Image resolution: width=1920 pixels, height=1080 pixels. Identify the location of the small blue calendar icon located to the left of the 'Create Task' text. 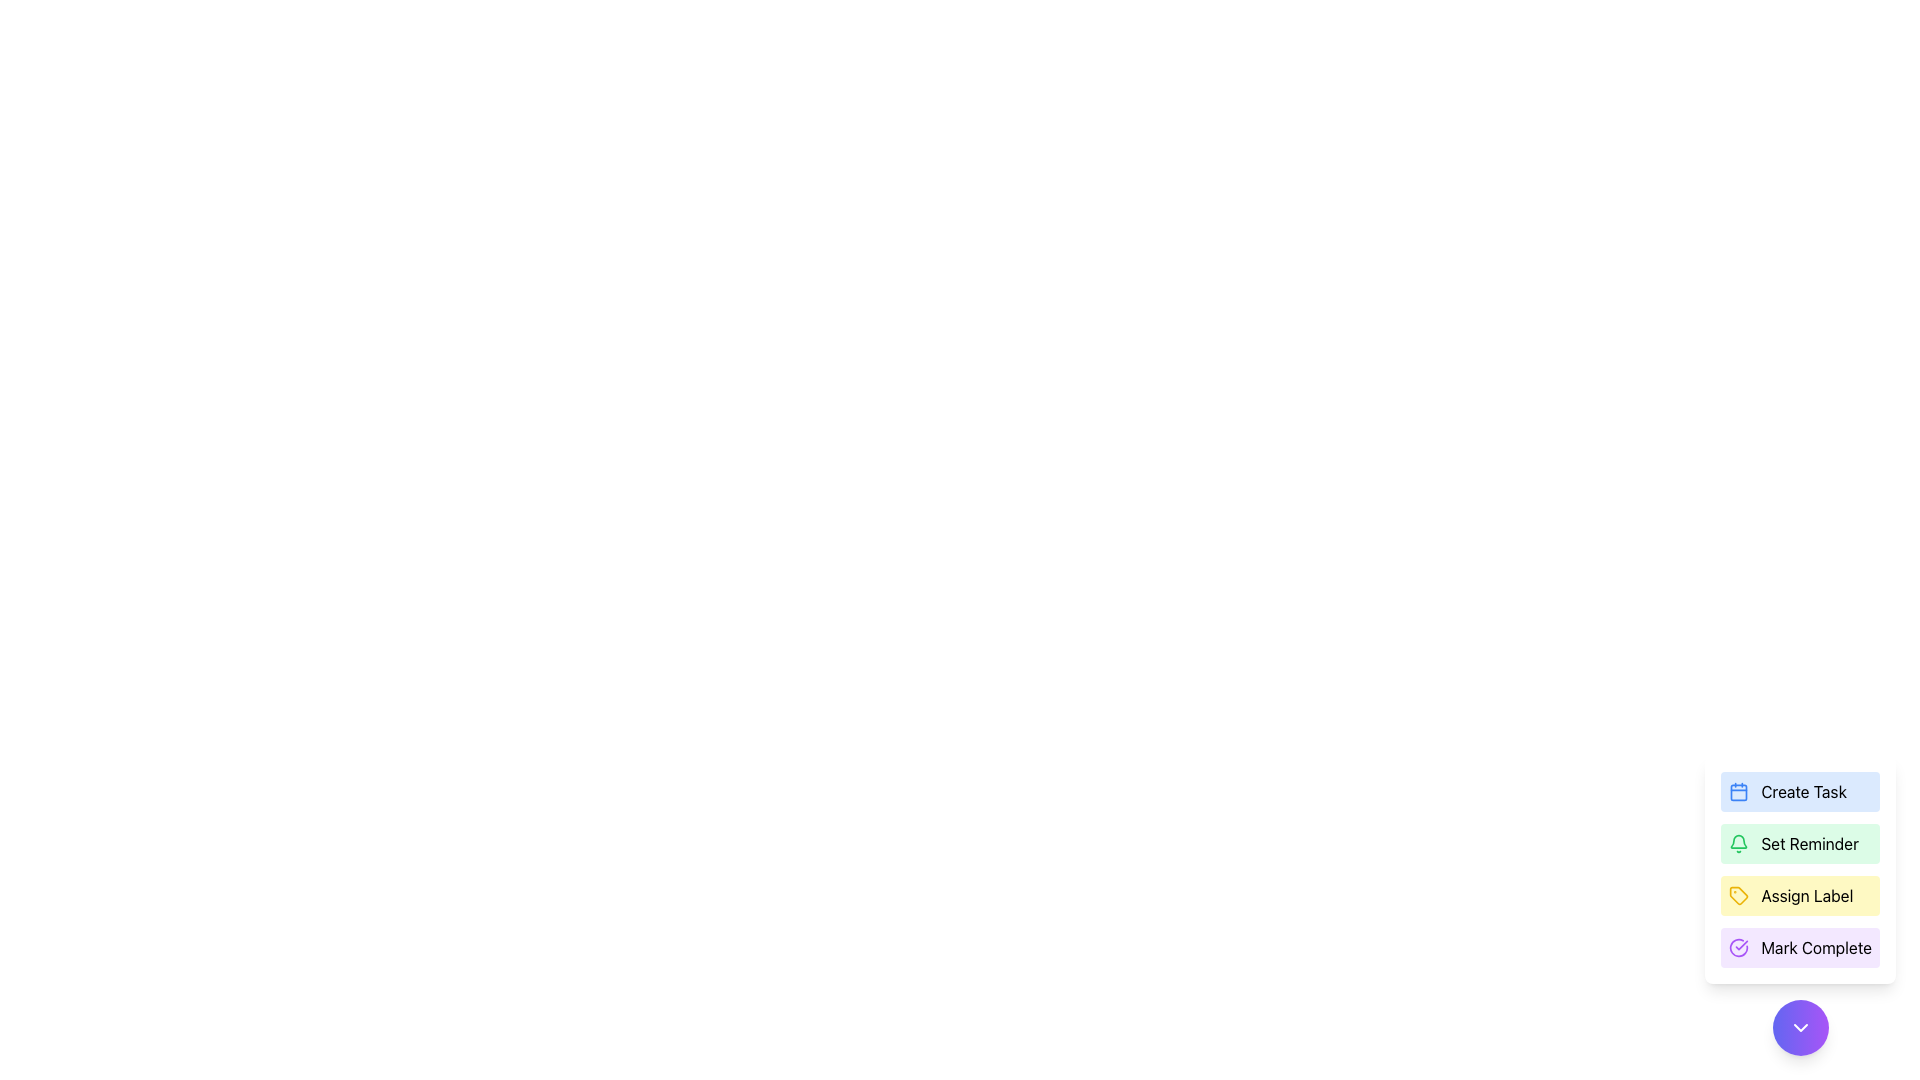
(1738, 790).